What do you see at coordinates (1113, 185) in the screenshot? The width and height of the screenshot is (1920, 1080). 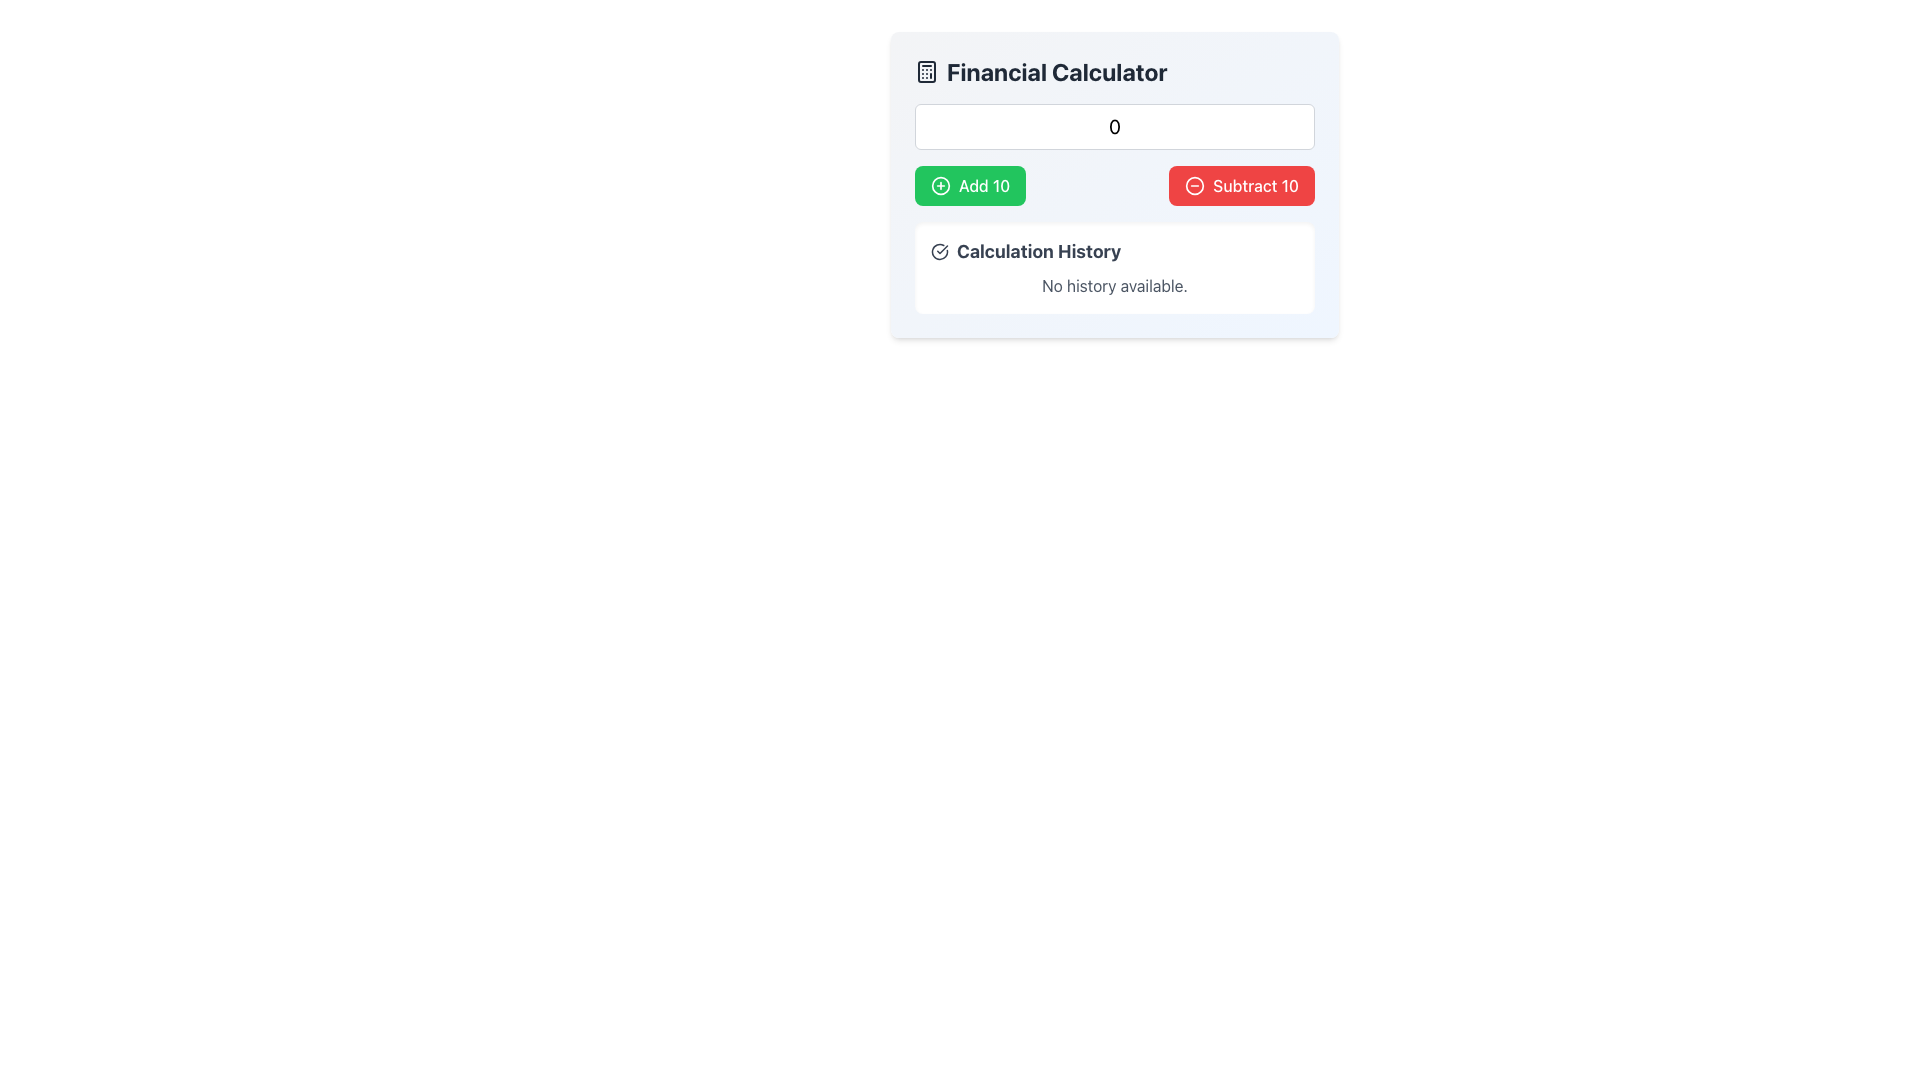 I see `the 'Subtract 10' button in the button group under the 'Financial Calculator' card to decrease the numerical value in the input field above` at bounding box center [1113, 185].